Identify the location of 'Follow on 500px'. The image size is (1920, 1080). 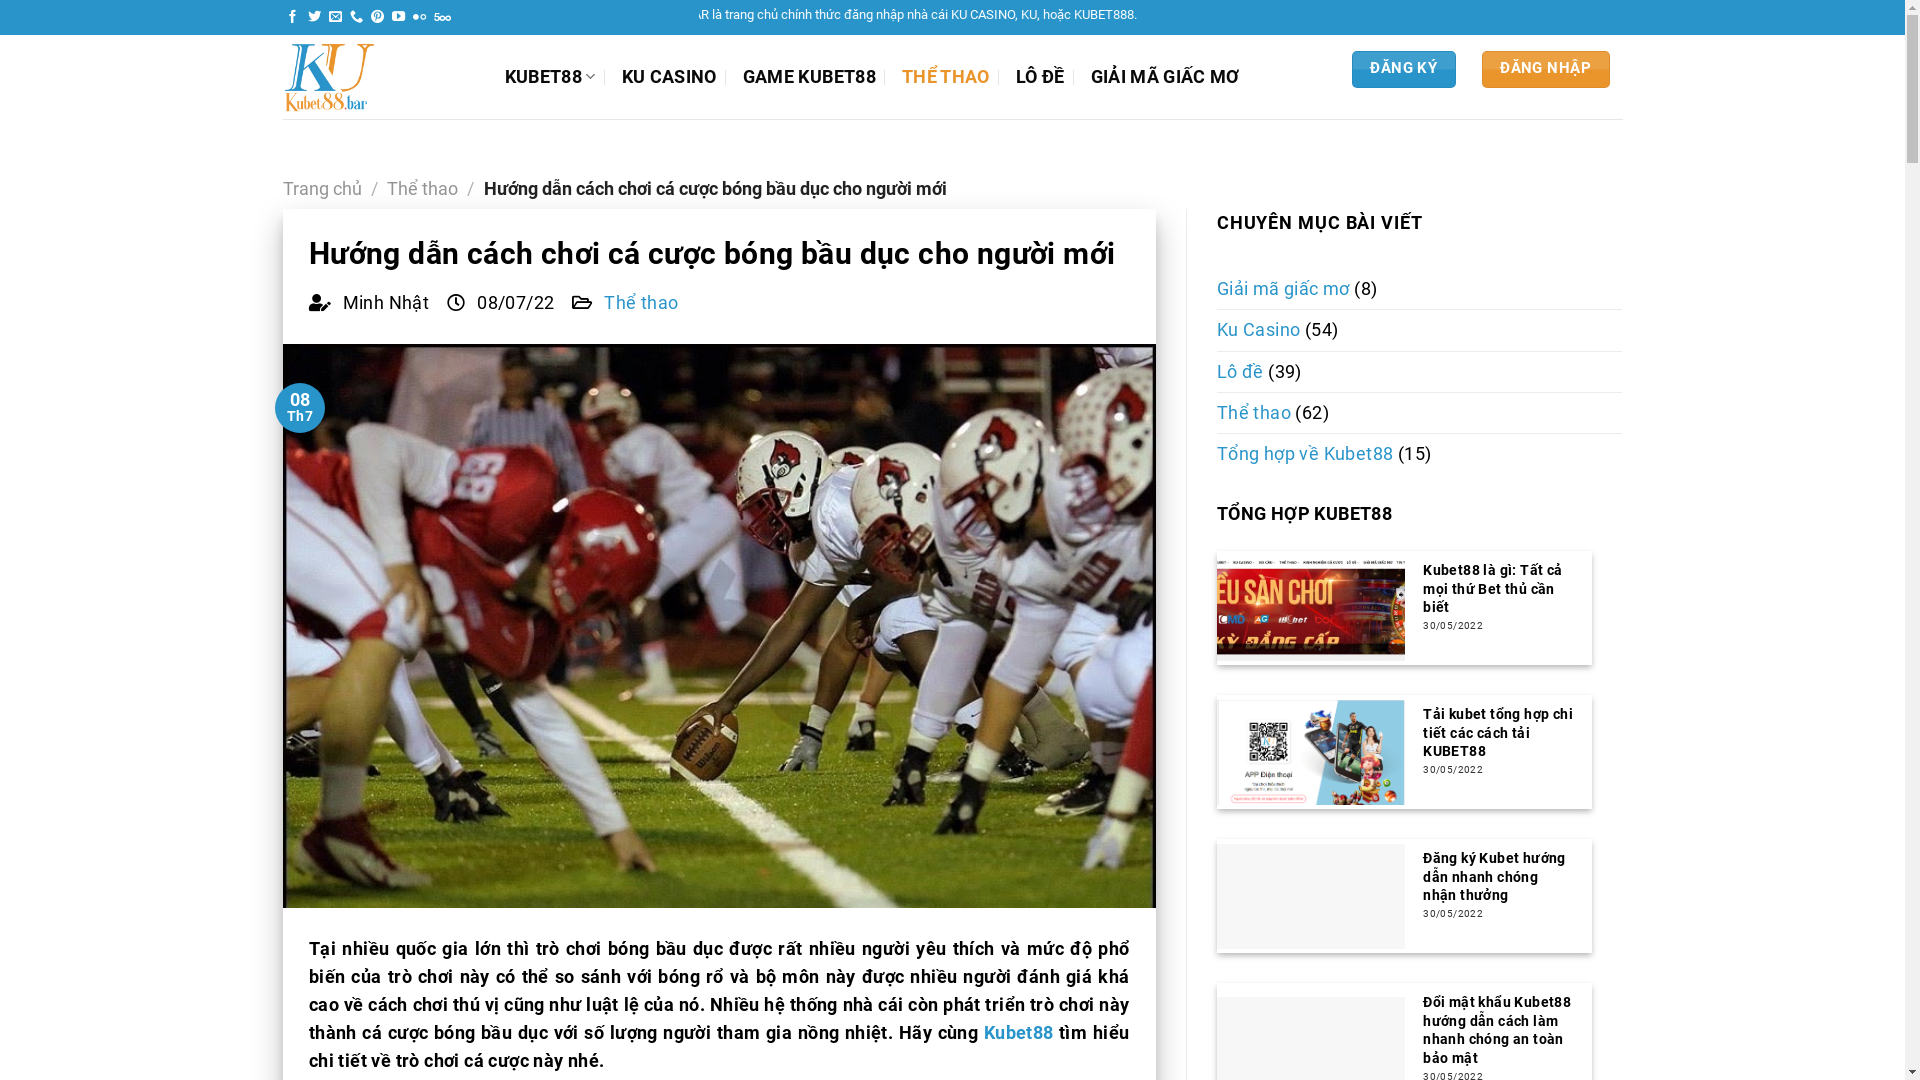
(432, 17).